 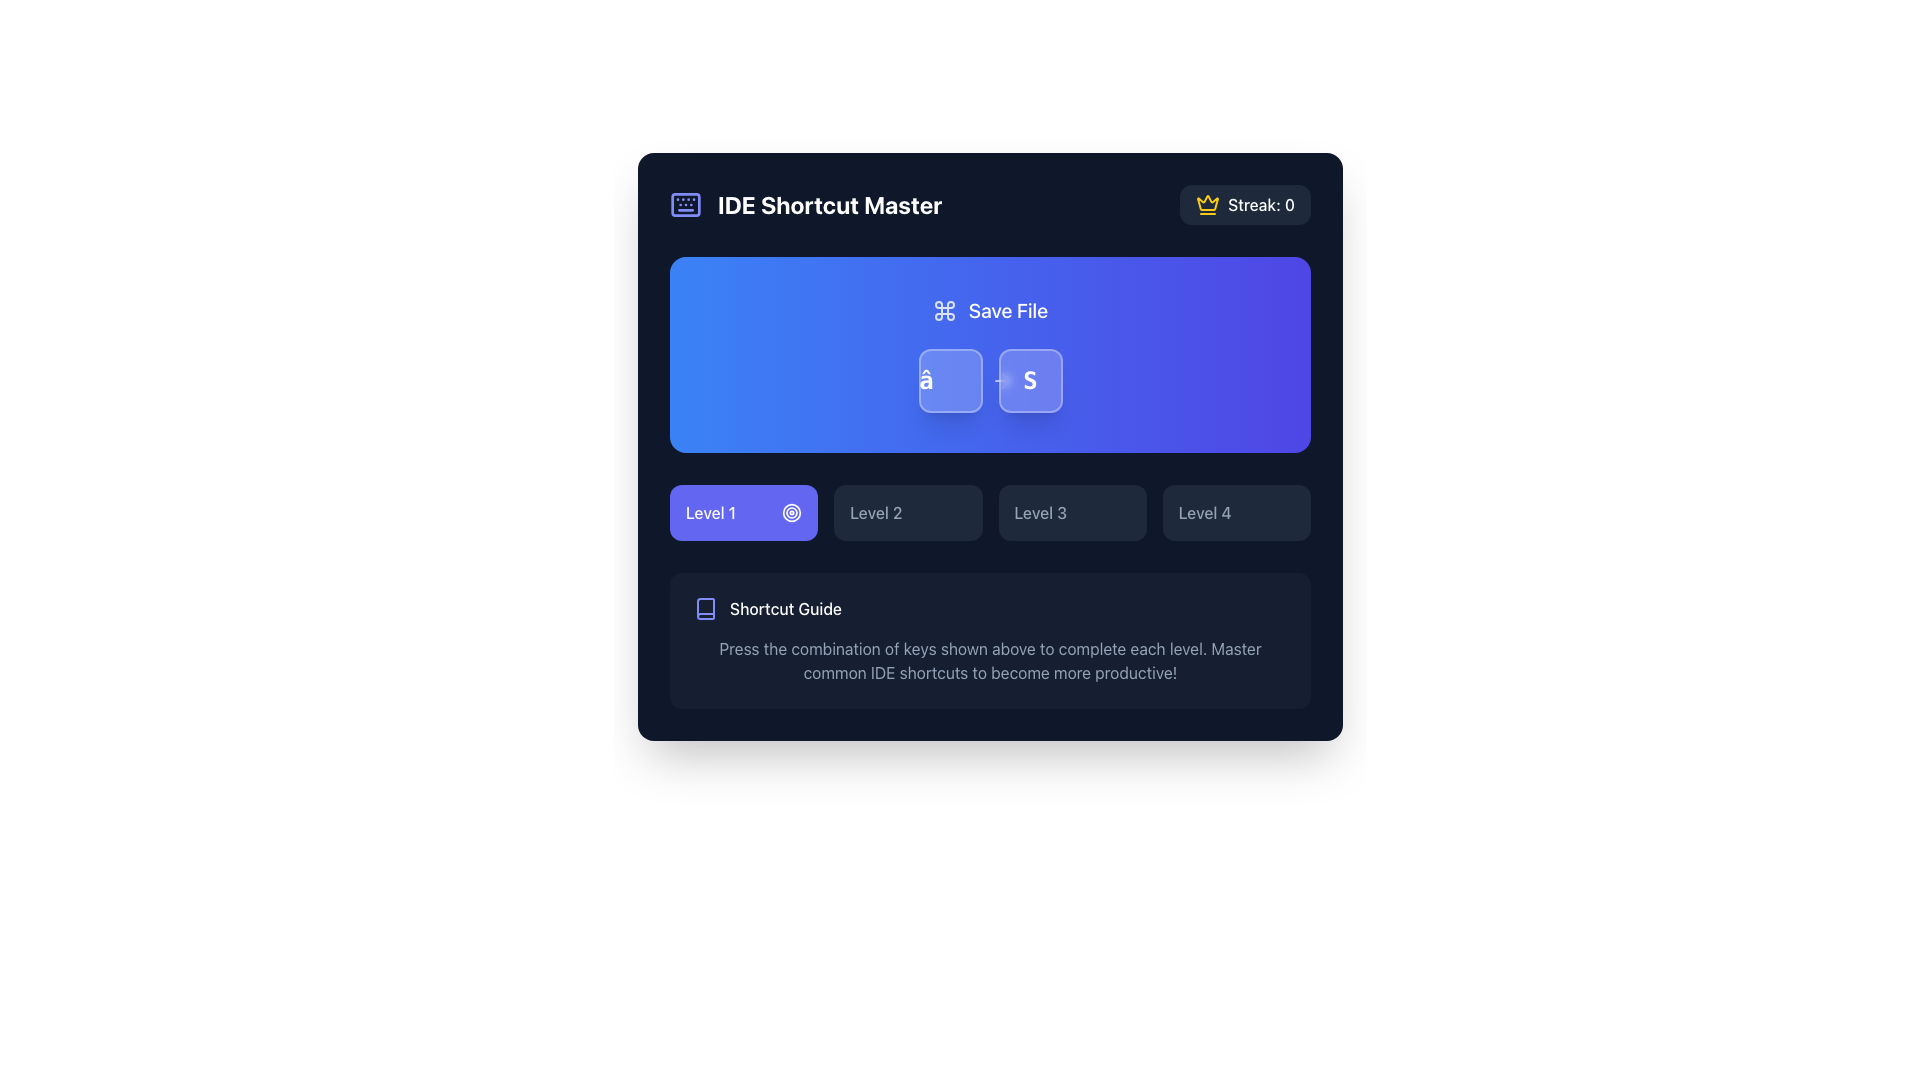 What do you see at coordinates (990, 640) in the screenshot?
I see `the informational section that guides users on utilizing keyboard shortcuts, located near the bottom center of the interface beneath the level buttons` at bounding box center [990, 640].